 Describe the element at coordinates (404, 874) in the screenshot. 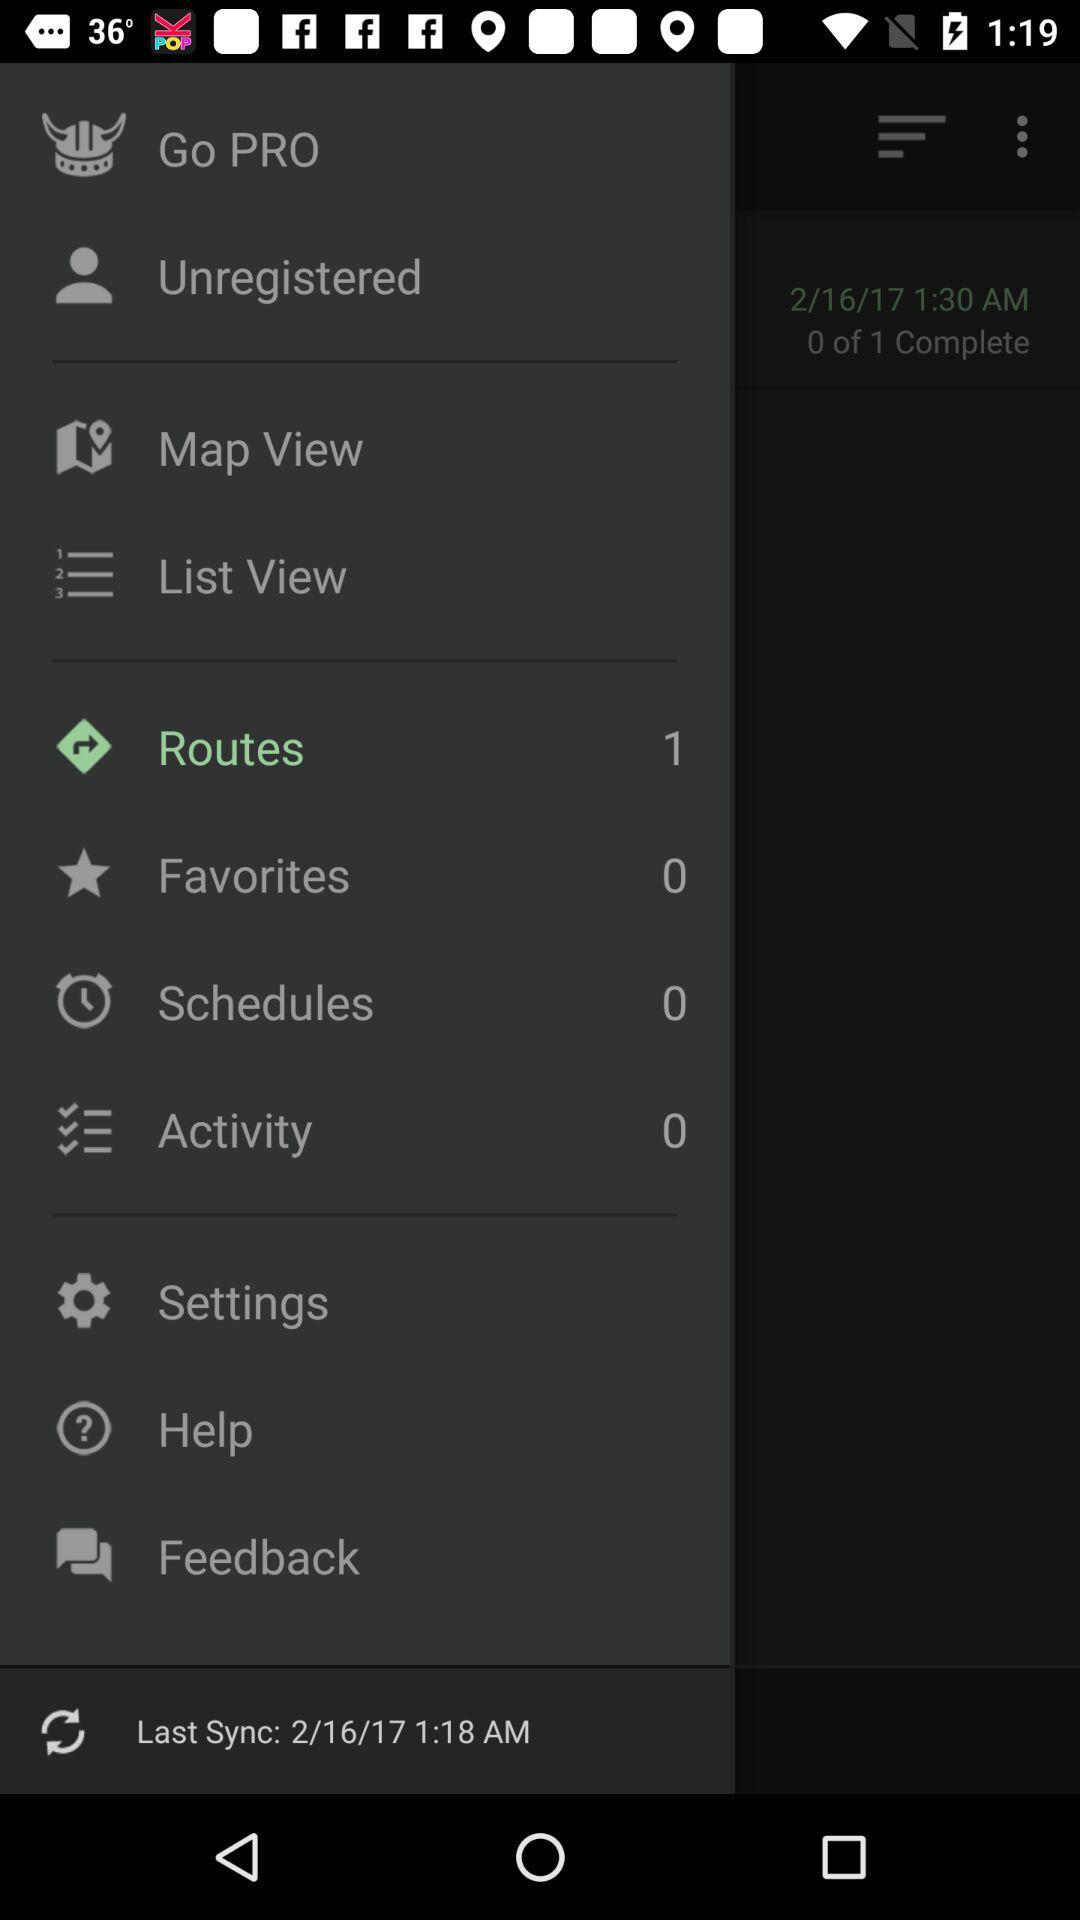

I see `item below the routes item` at that location.